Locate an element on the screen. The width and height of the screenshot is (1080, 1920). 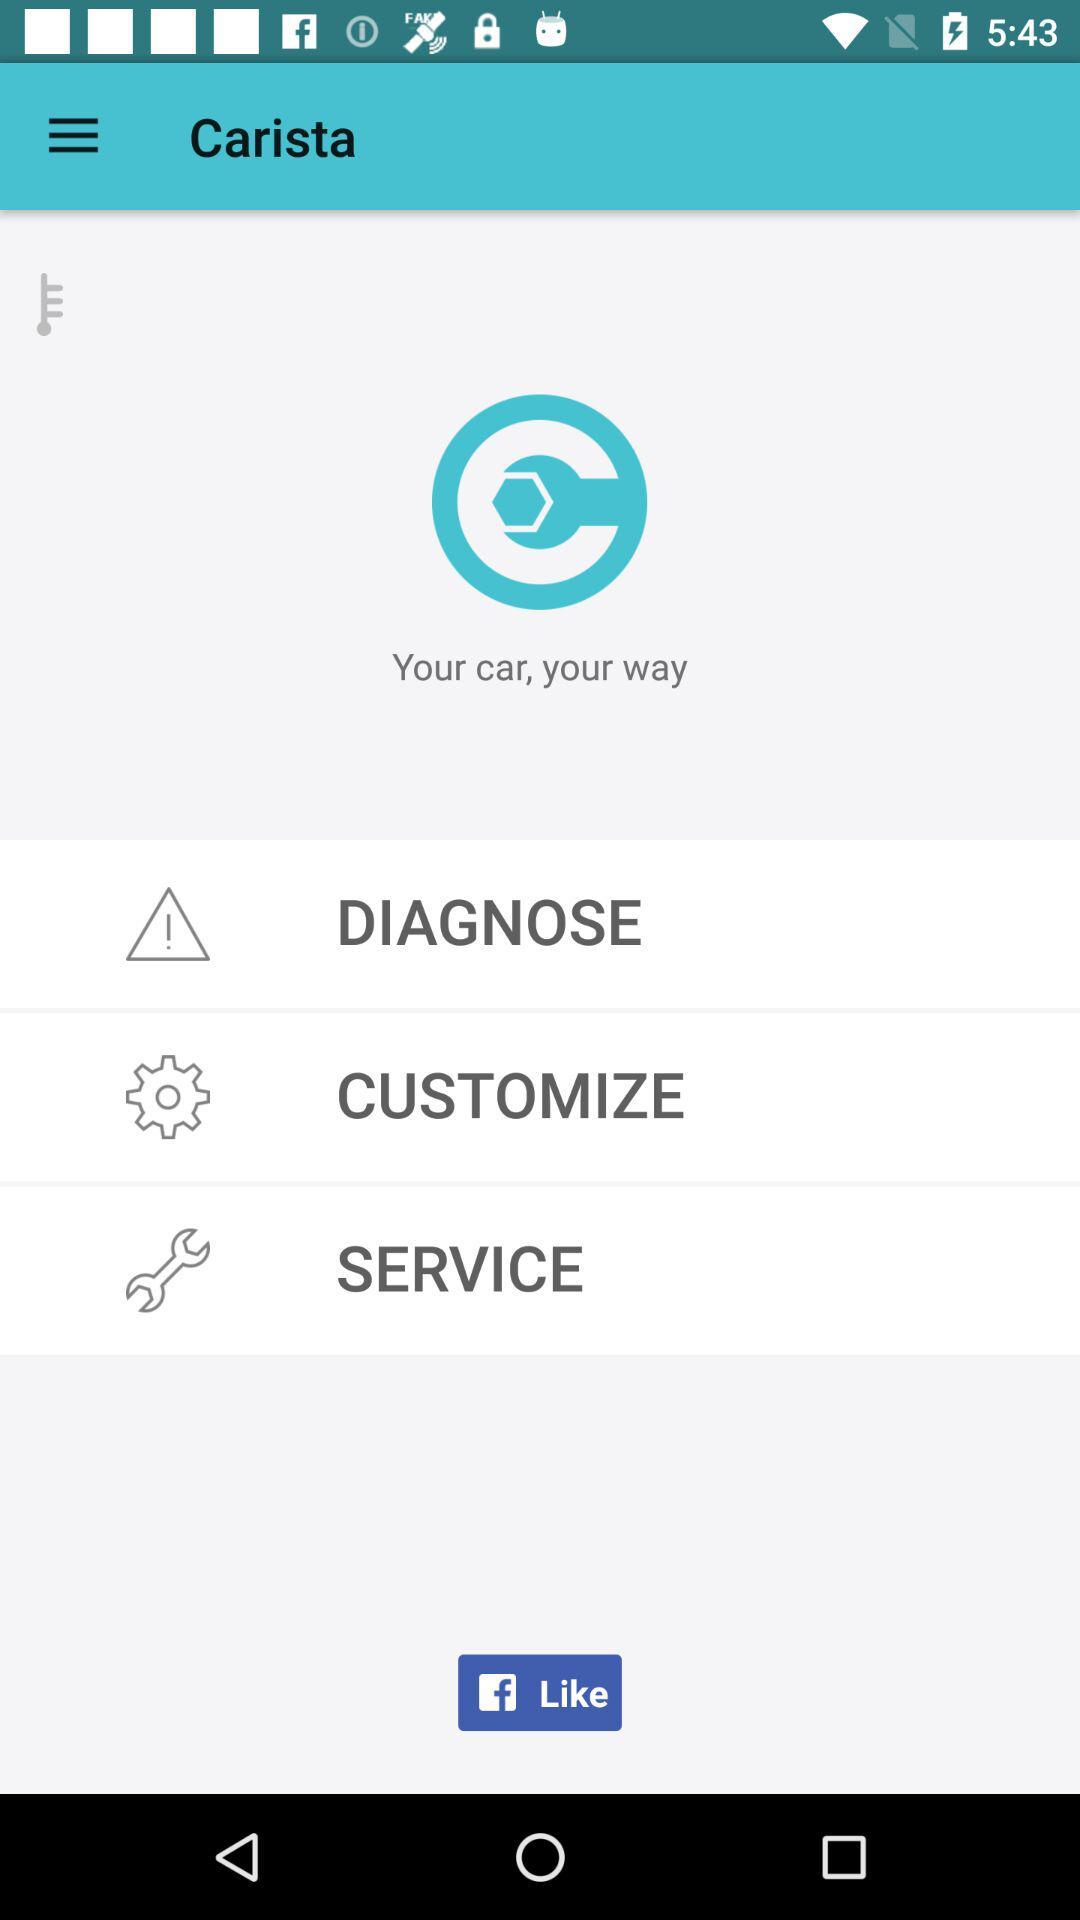
icon below customize icon is located at coordinates (540, 1269).